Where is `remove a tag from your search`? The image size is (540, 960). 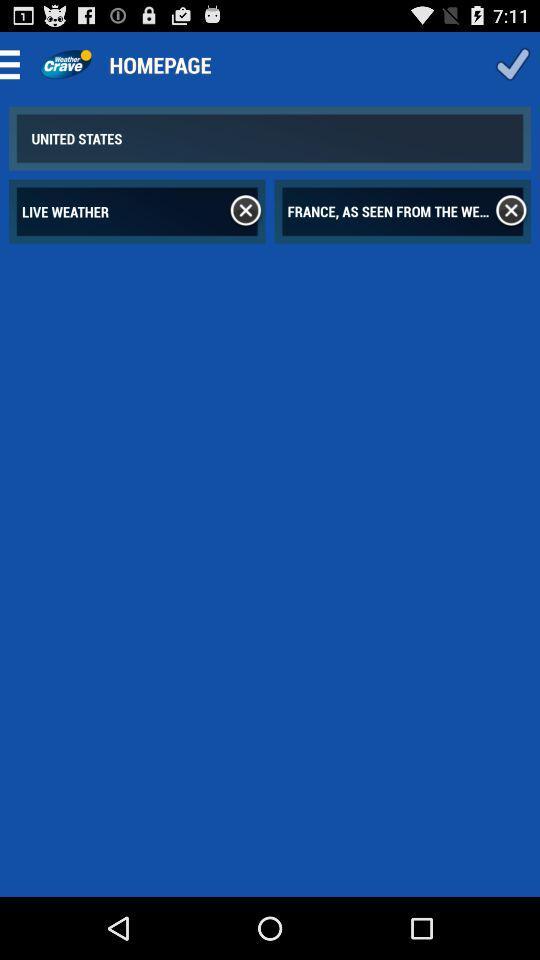
remove a tag from your search is located at coordinates (245, 211).